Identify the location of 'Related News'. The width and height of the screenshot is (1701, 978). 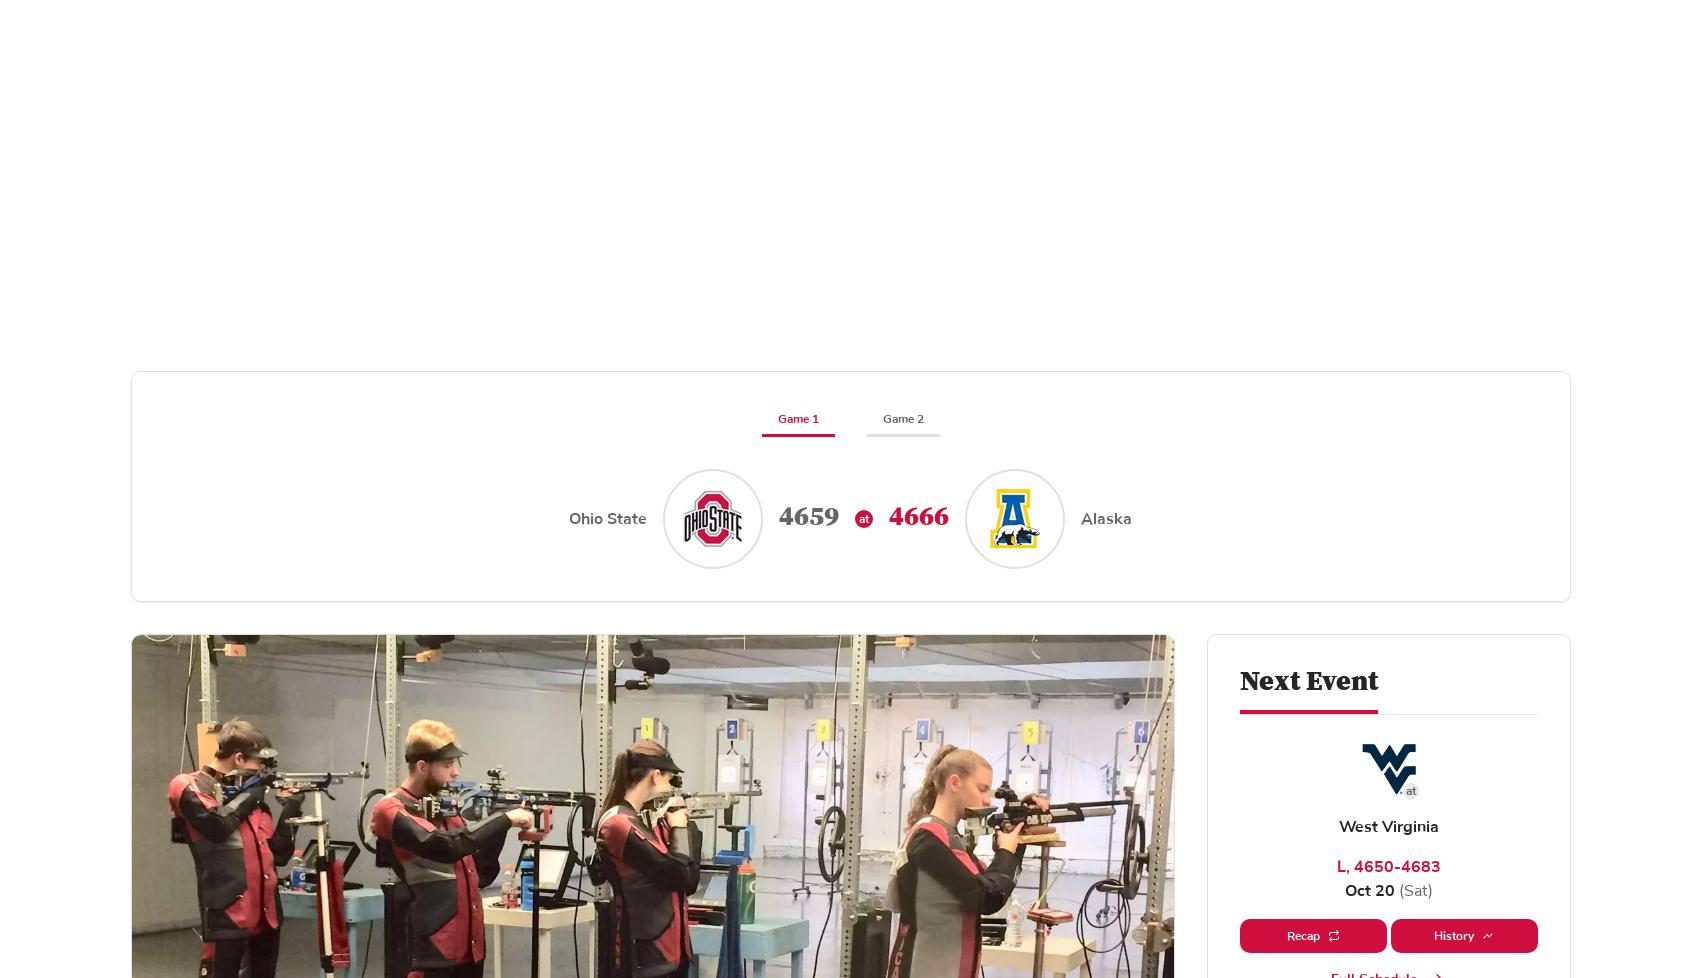
(249, 373).